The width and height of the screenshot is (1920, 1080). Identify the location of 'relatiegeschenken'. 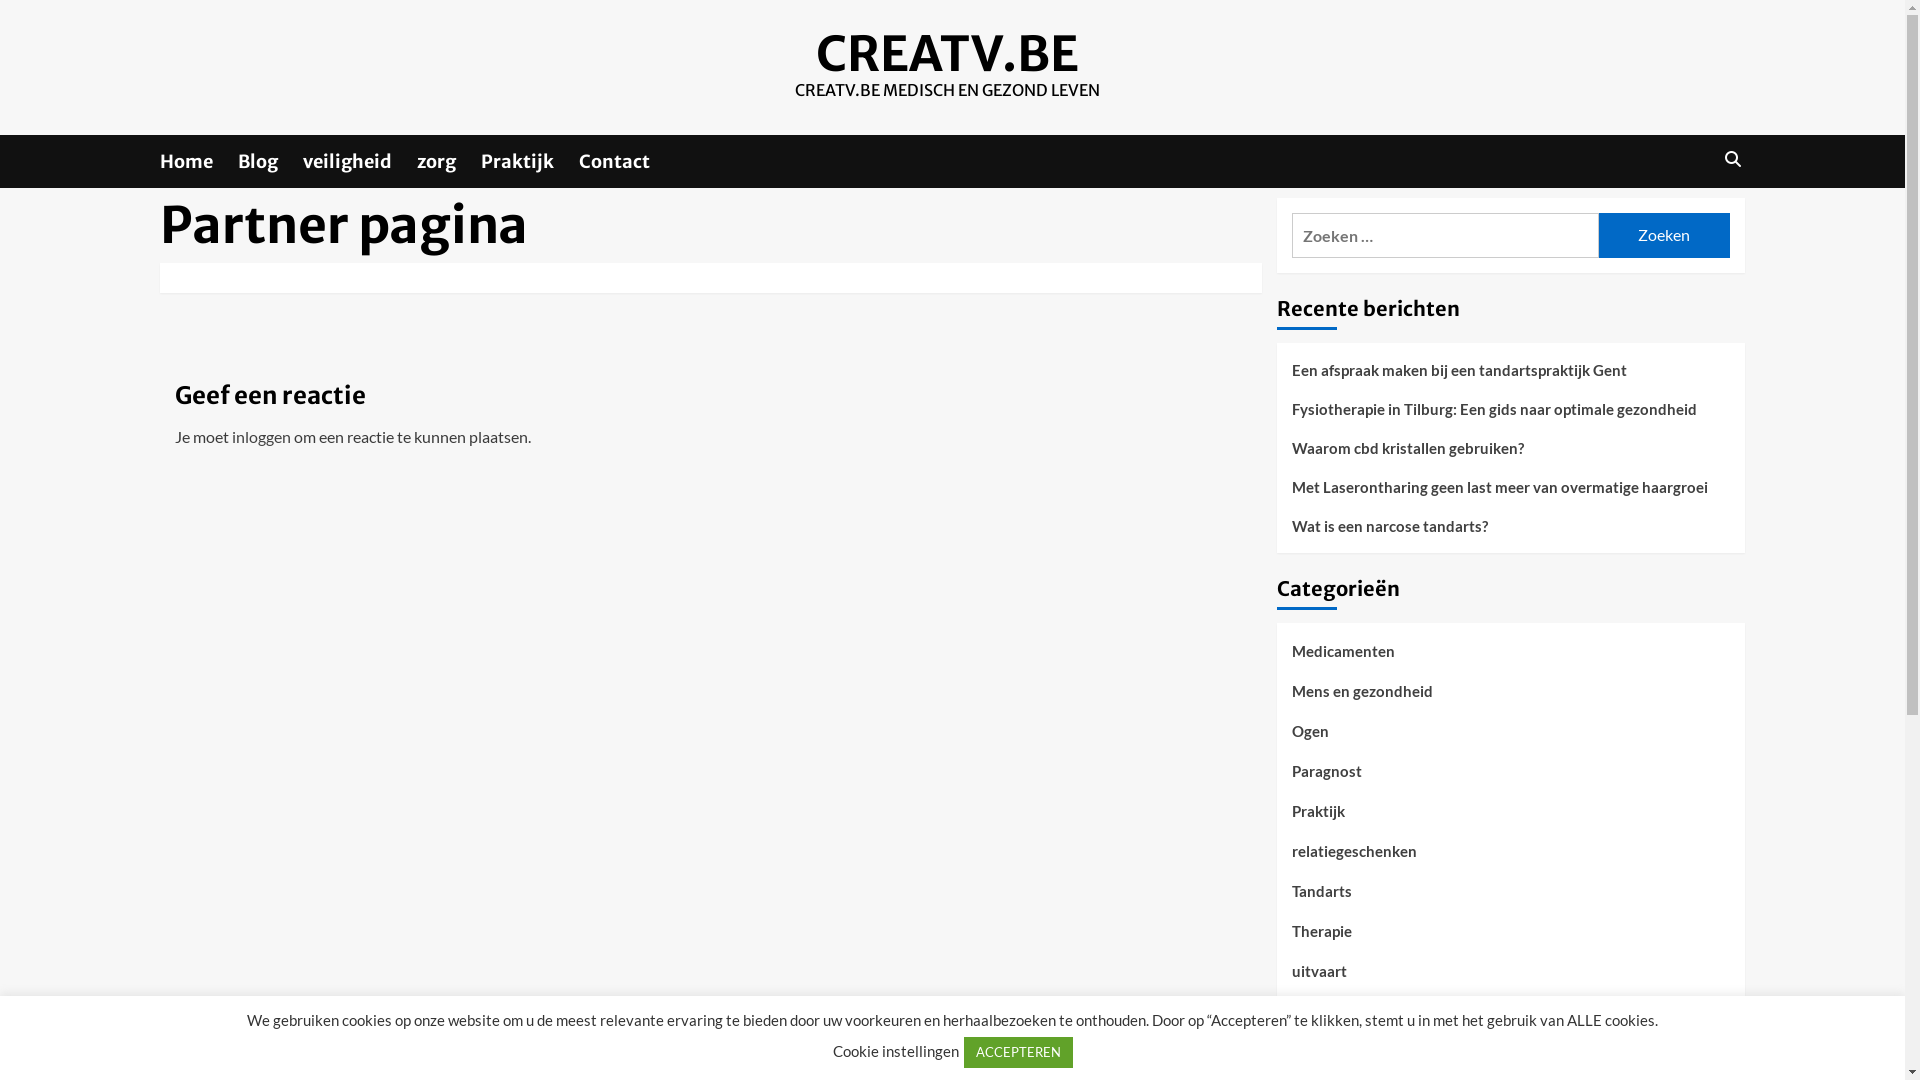
(1354, 857).